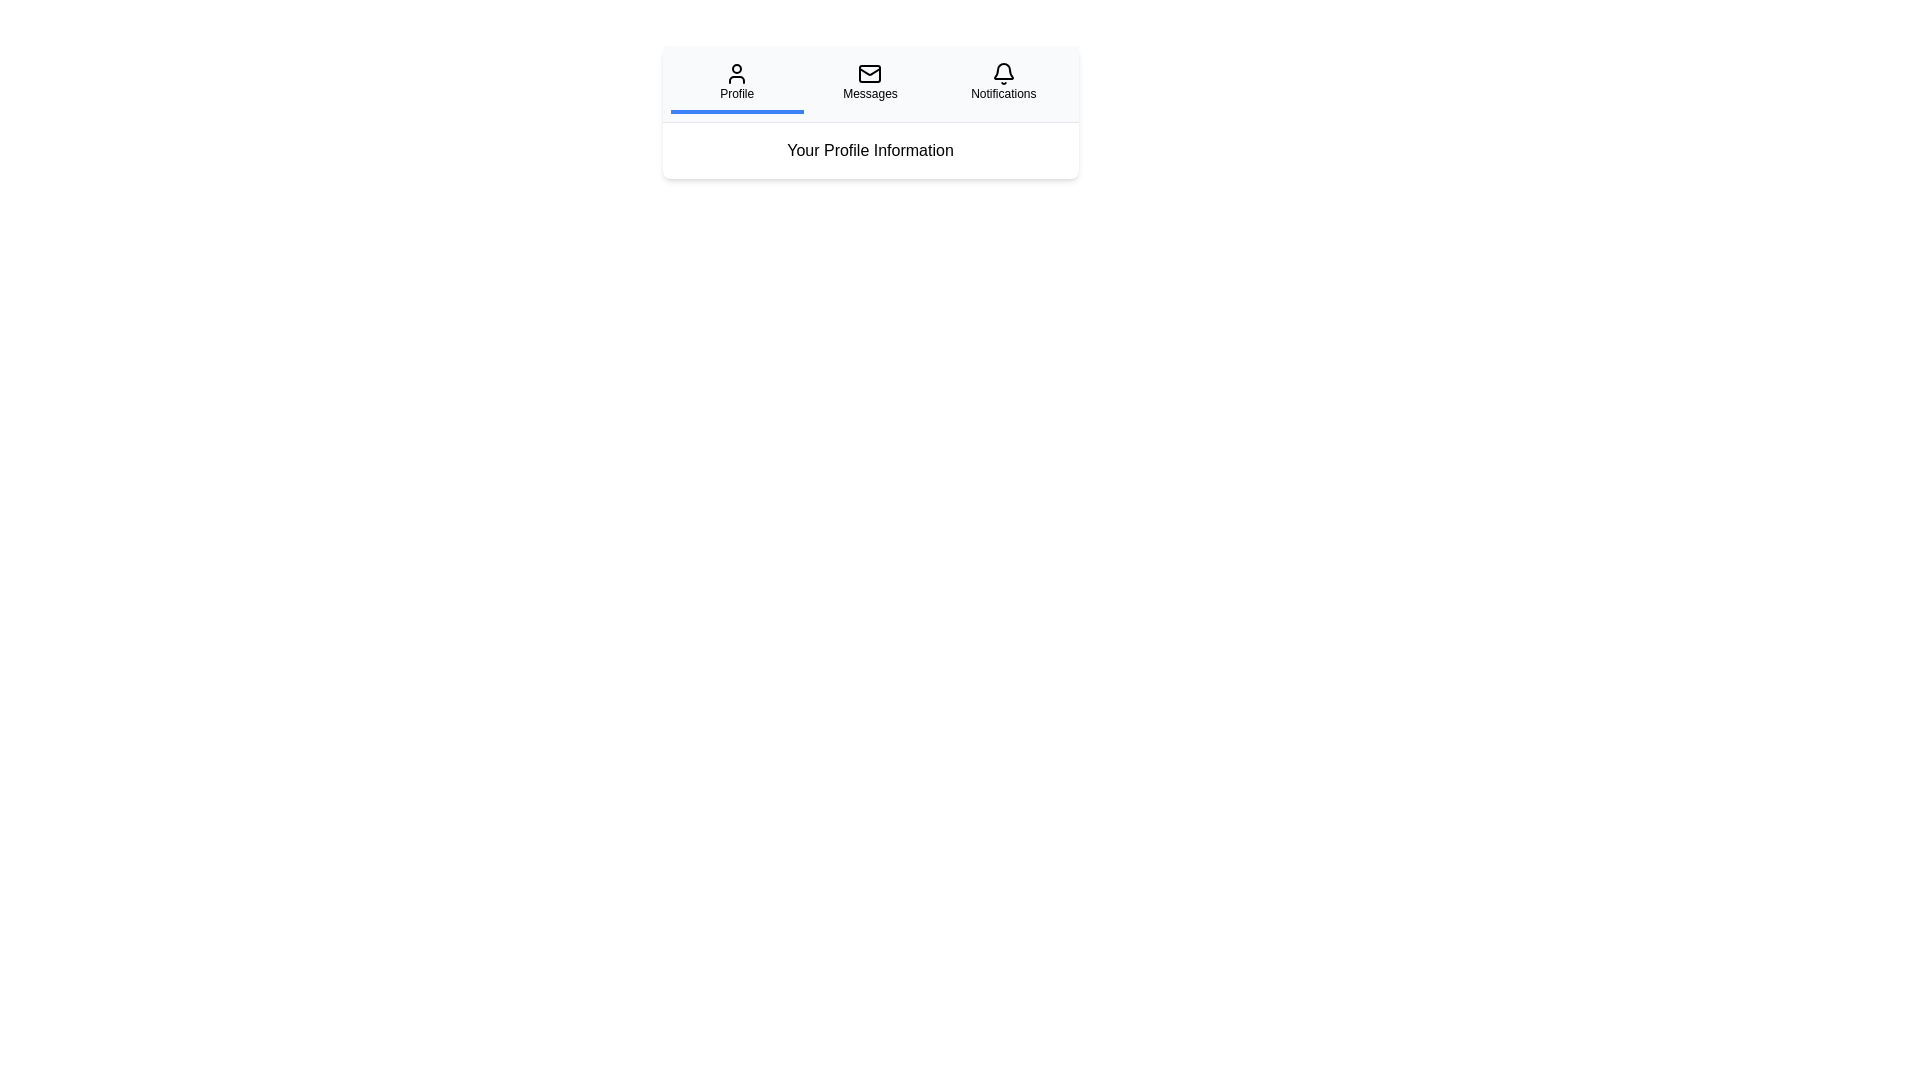 This screenshot has height=1080, width=1920. What do you see at coordinates (870, 149) in the screenshot?
I see `the static text label displaying 'Your Profile Information', which is centered under the tabbed navigation bar` at bounding box center [870, 149].